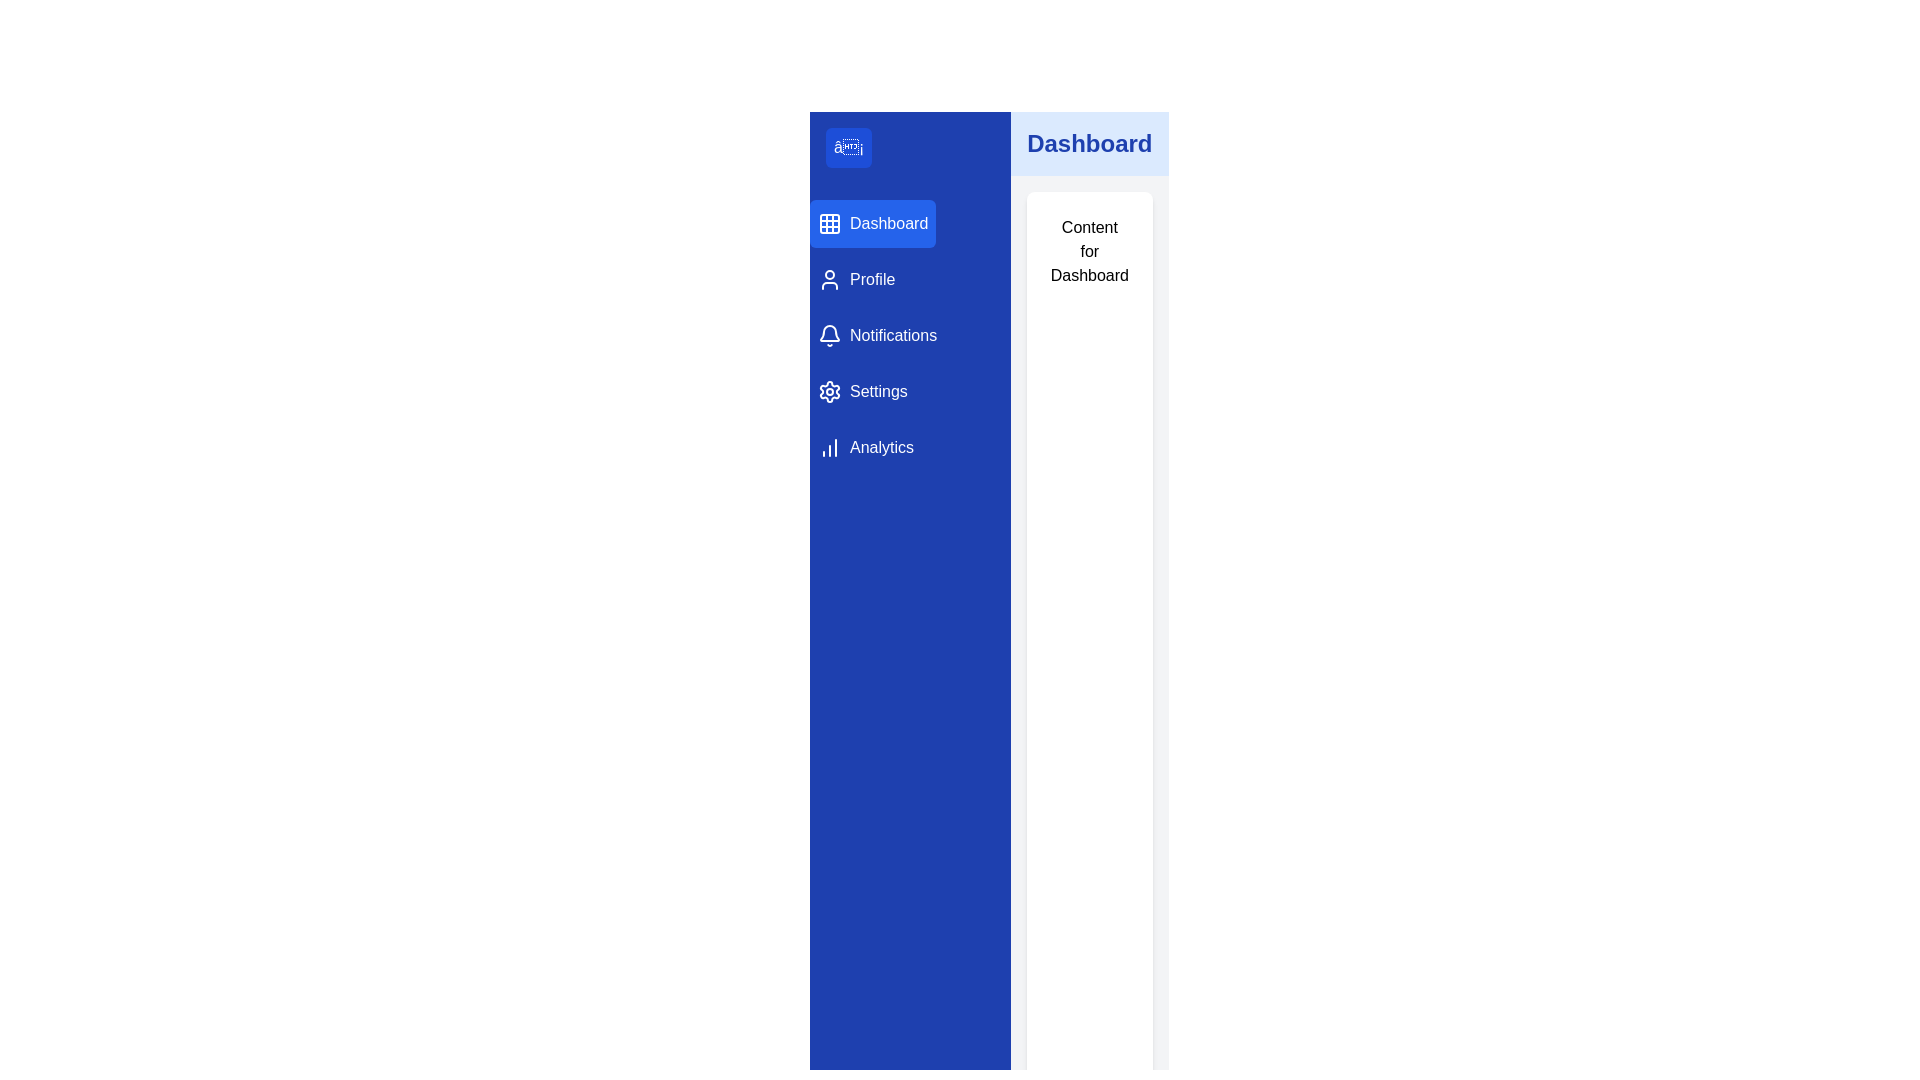 The image size is (1920, 1080). What do you see at coordinates (830, 223) in the screenshot?
I see `the top-left SVG graphical element that contributes to the grid representation in the navigation controls` at bounding box center [830, 223].